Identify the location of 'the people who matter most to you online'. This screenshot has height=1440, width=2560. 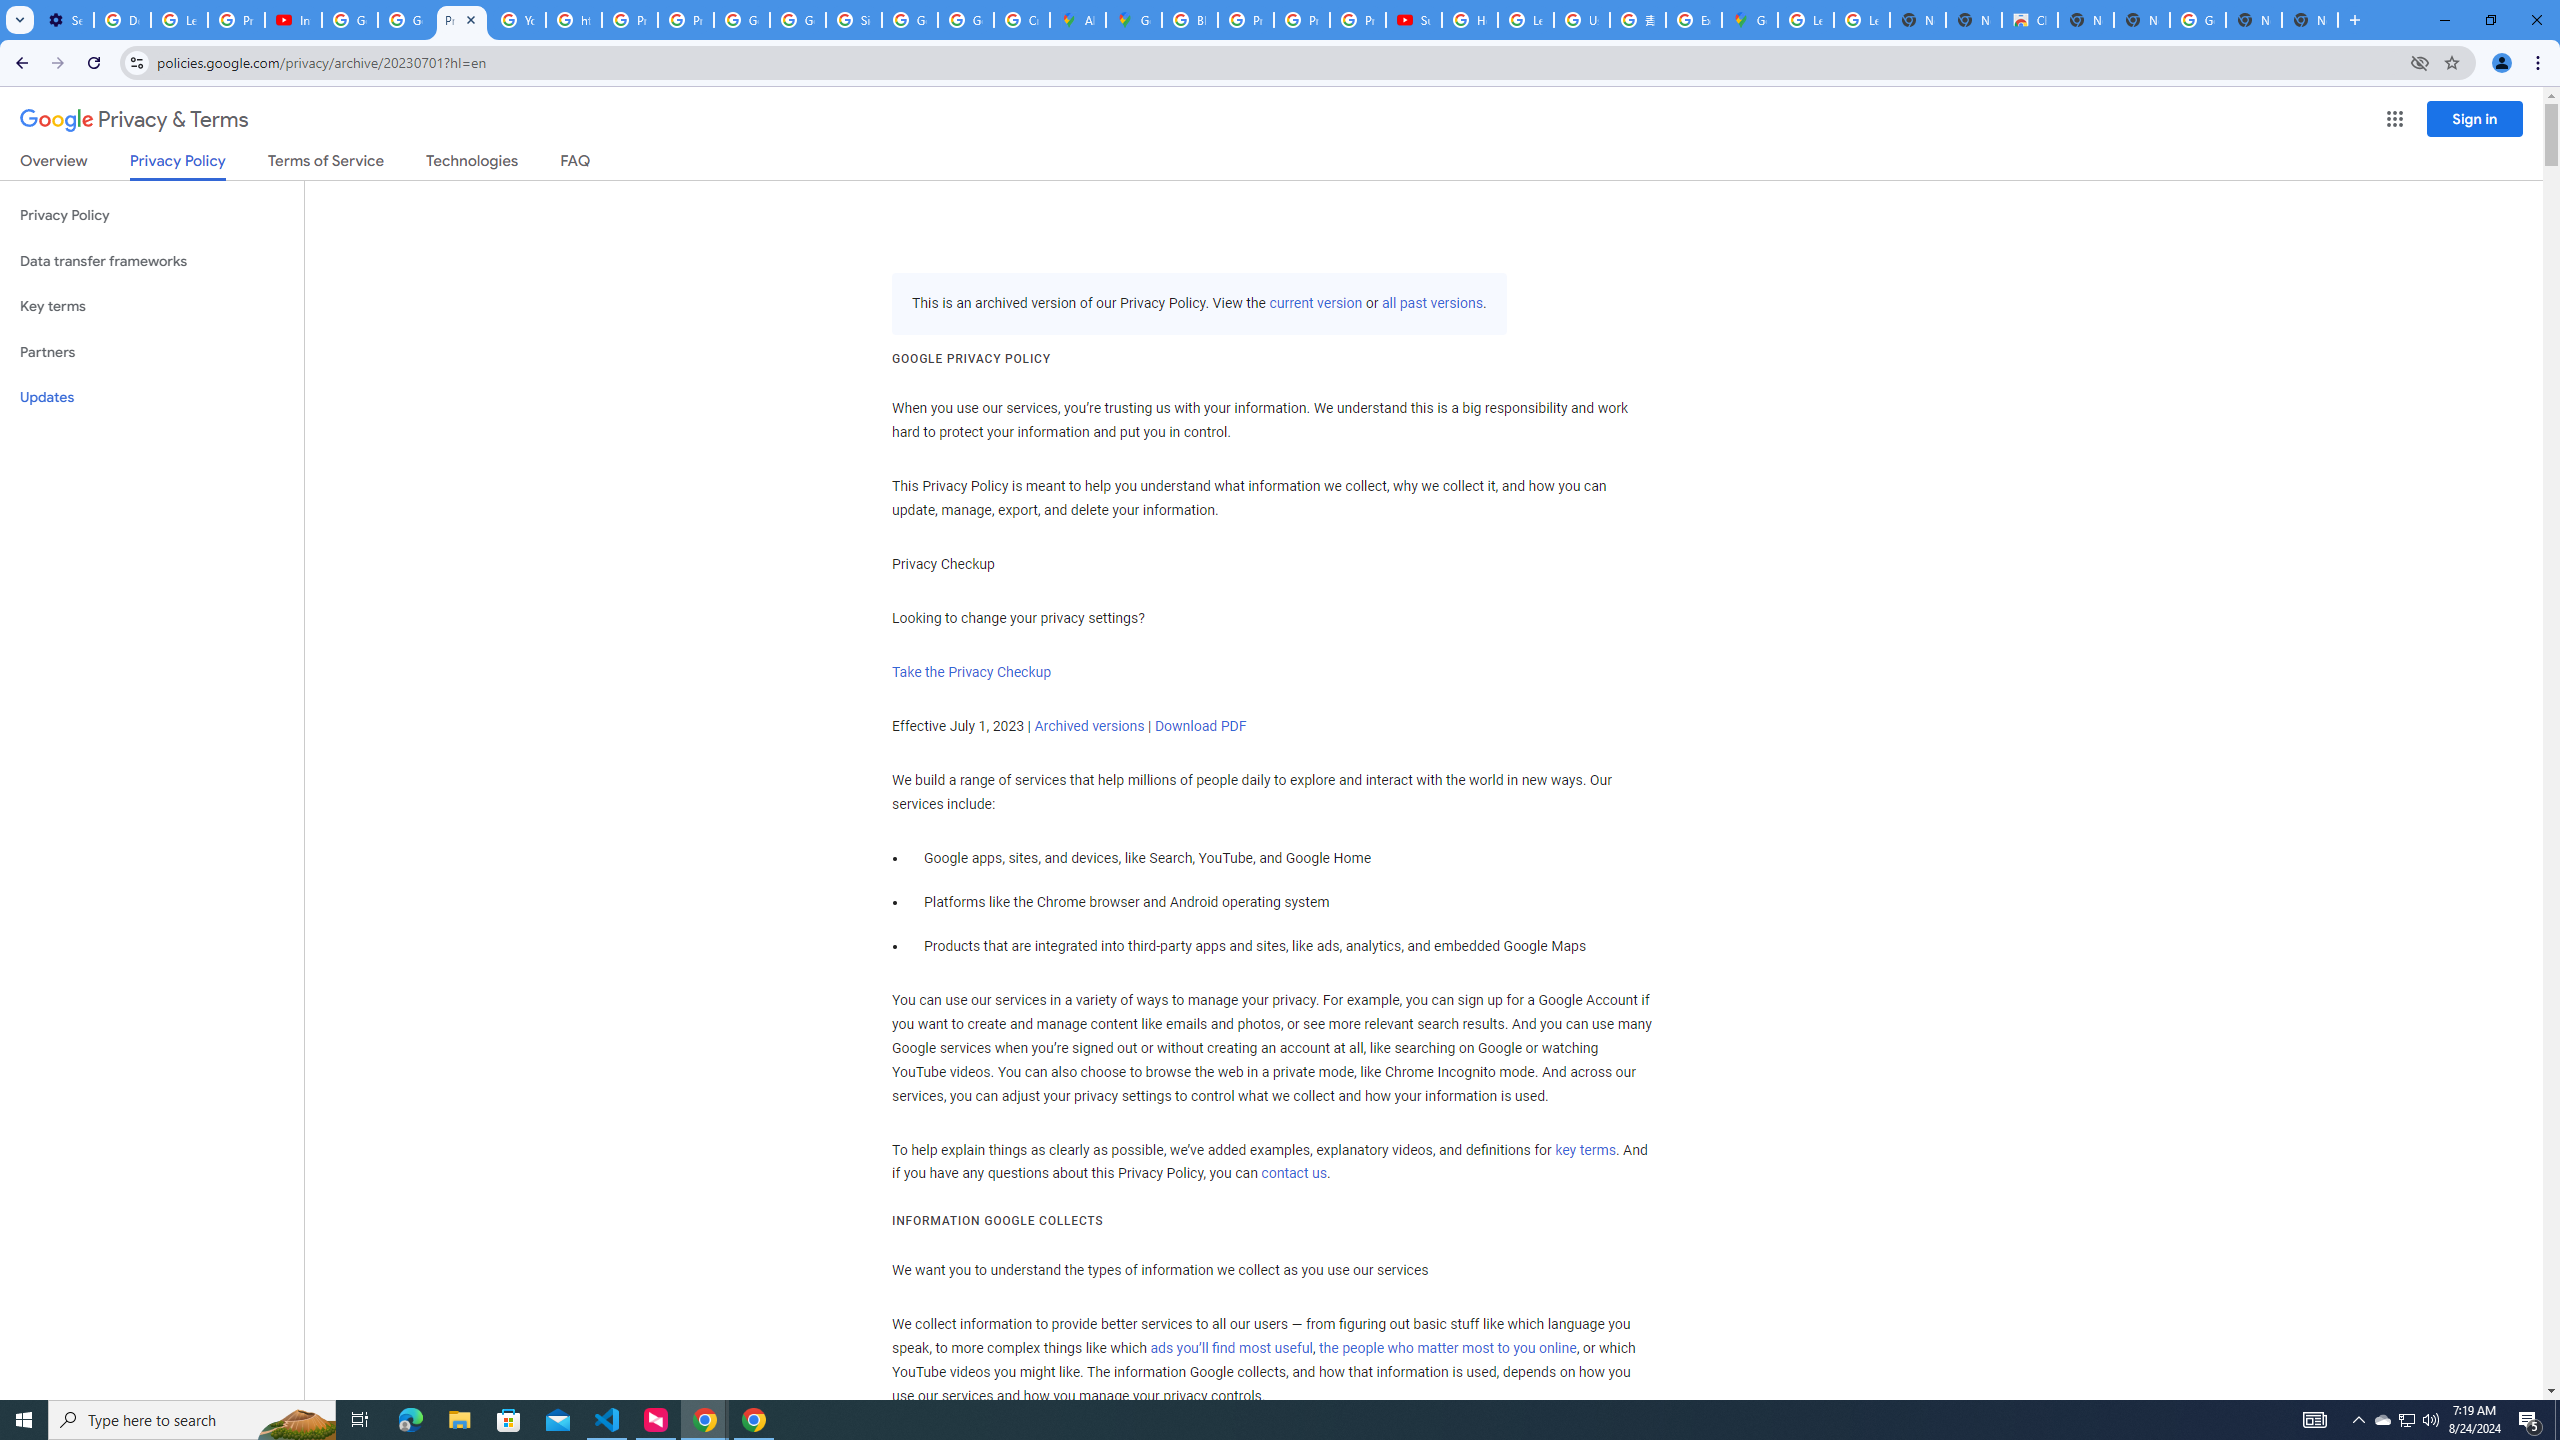
(1447, 1347).